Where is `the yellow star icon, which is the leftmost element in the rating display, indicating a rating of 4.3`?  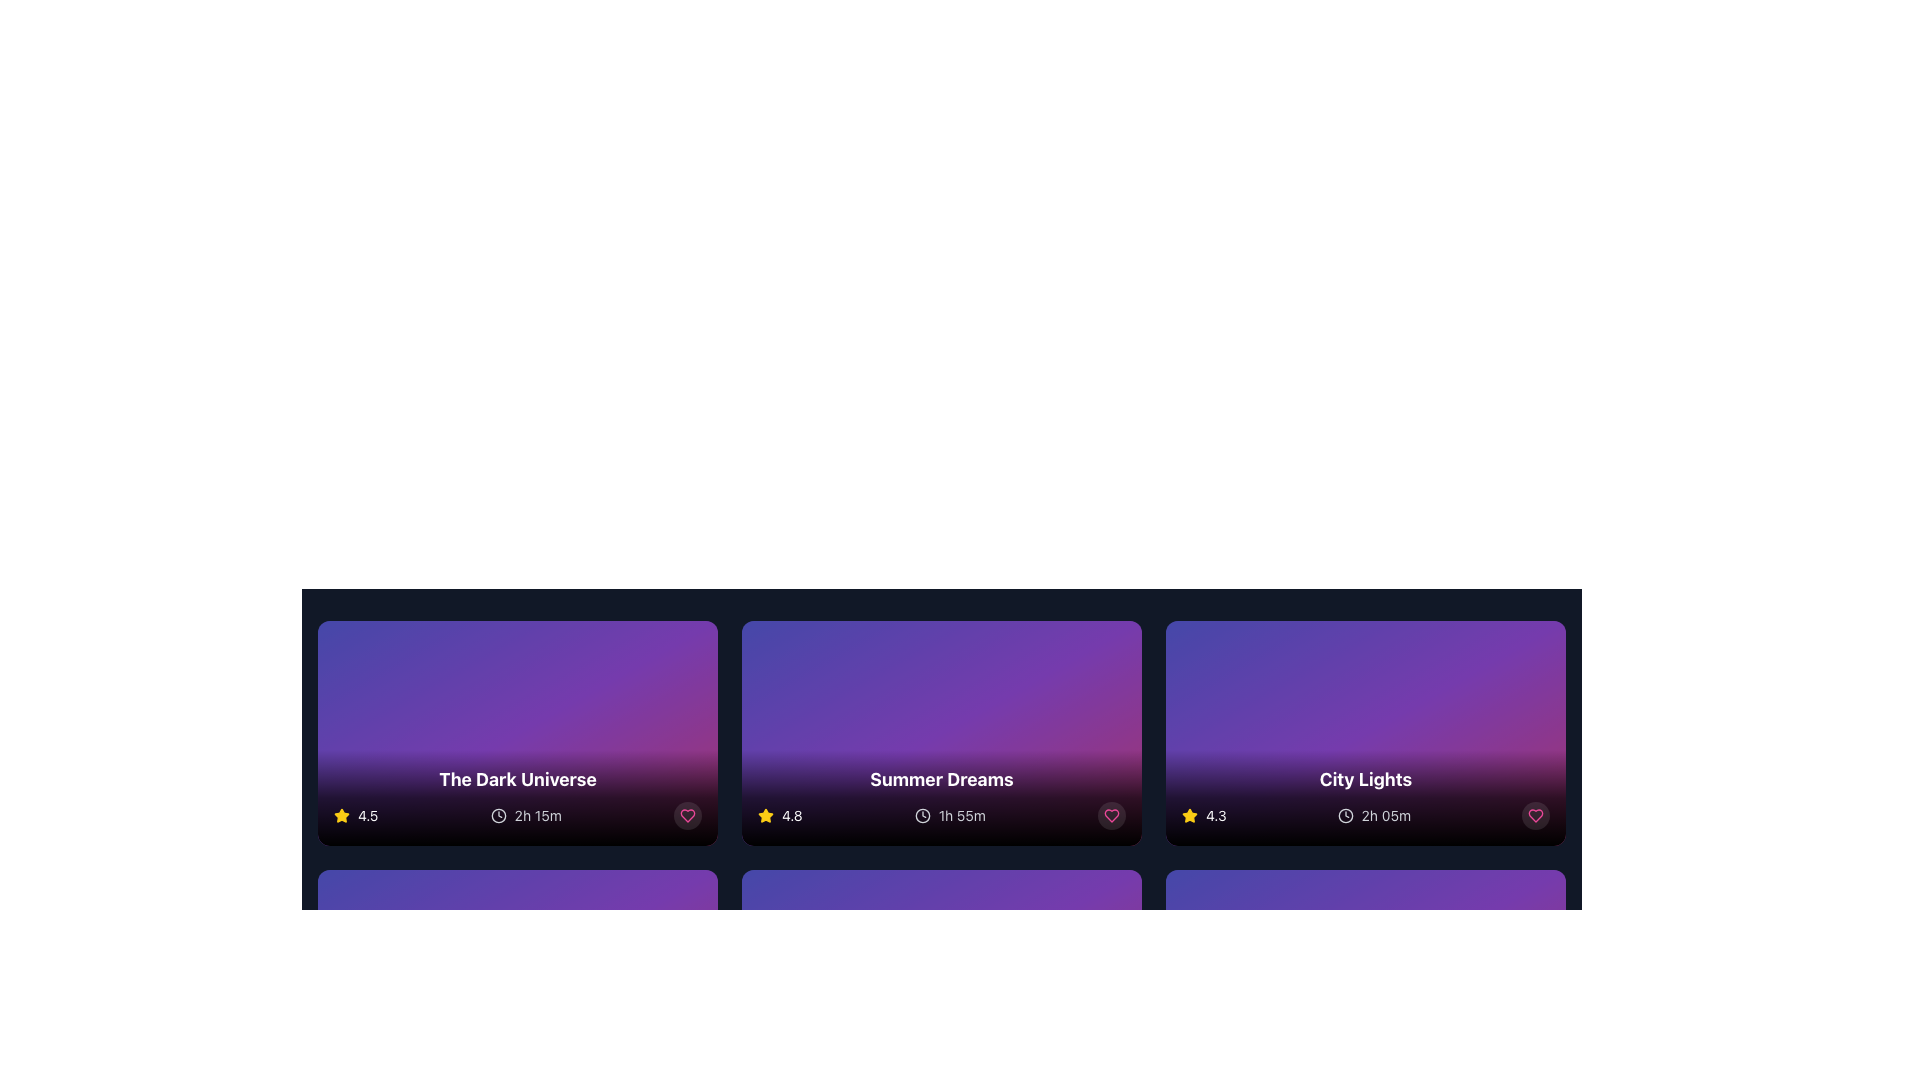 the yellow star icon, which is the leftmost element in the rating display, indicating a rating of 4.3 is located at coordinates (1190, 816).